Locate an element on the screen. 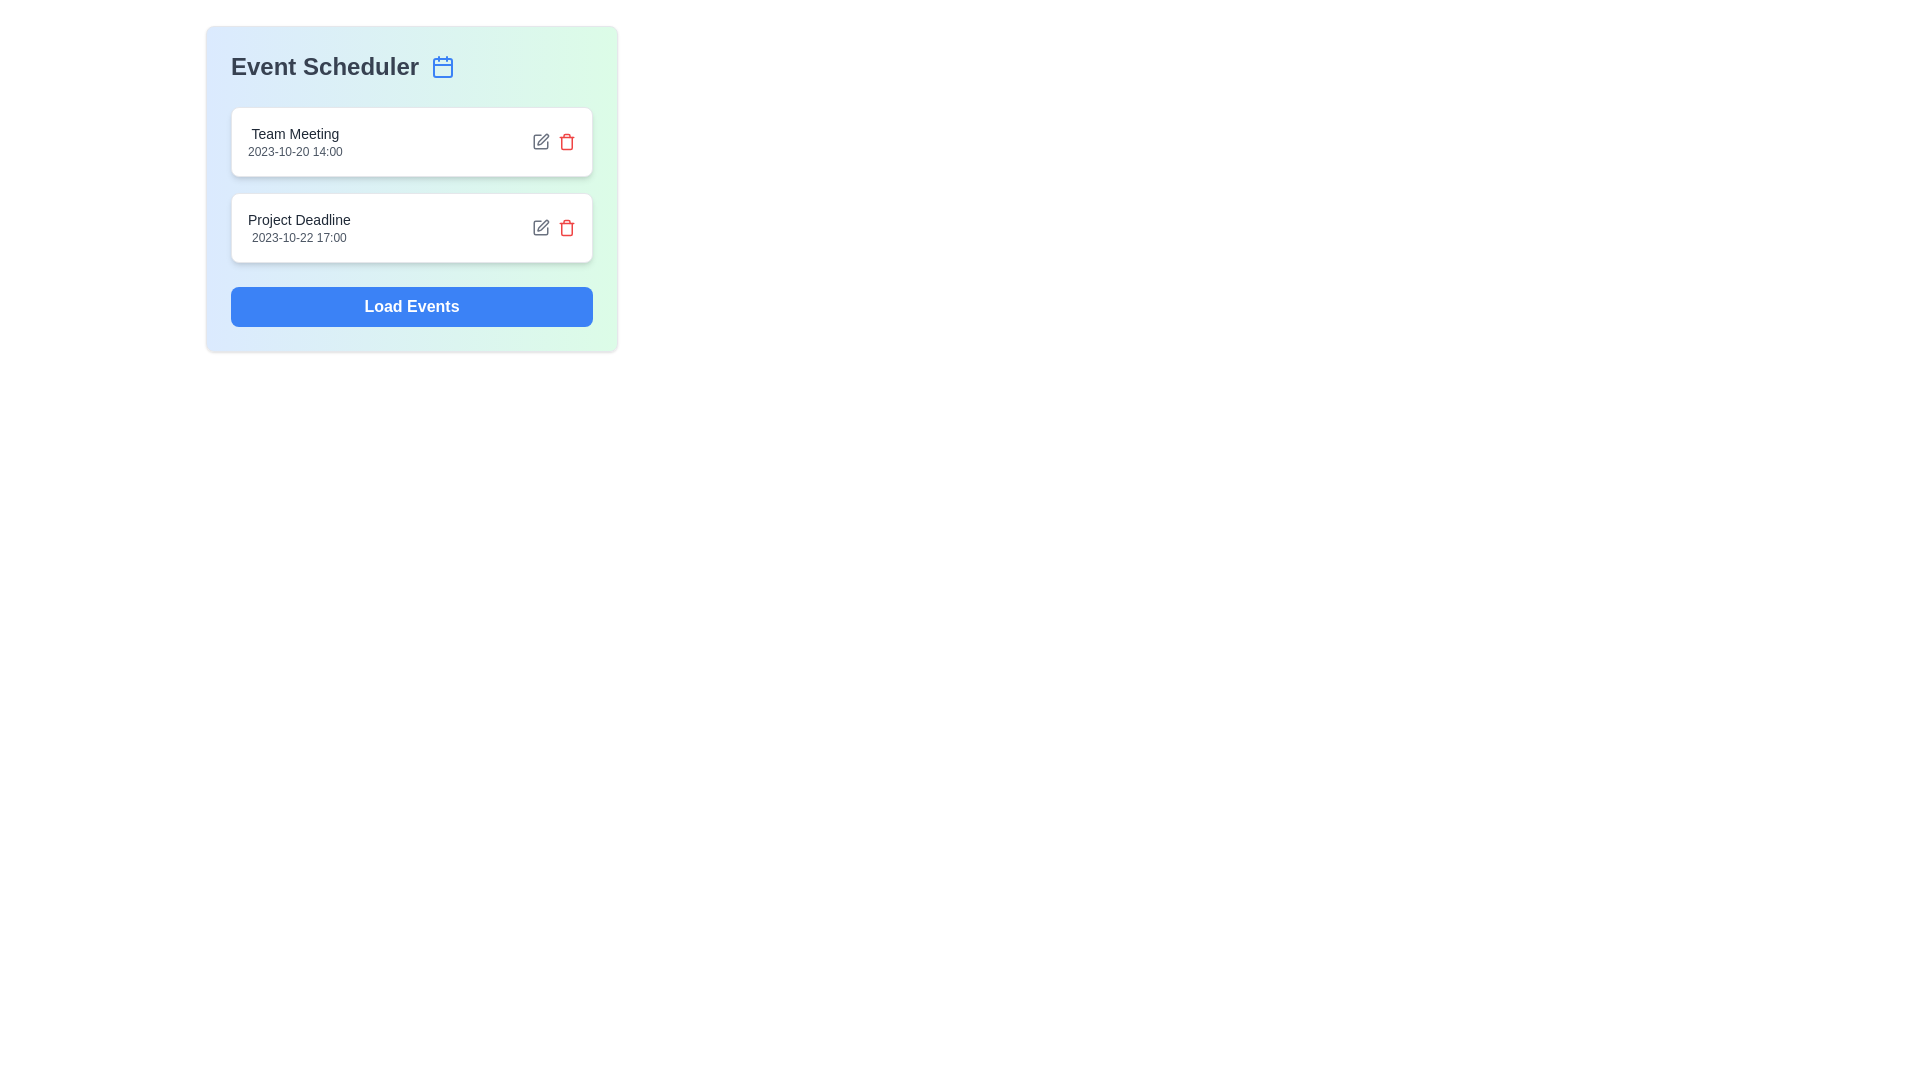  light blue rectangular shape with rounded corners that is integrated into the calendar icon in the top-right corner of the 'Event Scheduler' interface is located at coordinates (442, 67).